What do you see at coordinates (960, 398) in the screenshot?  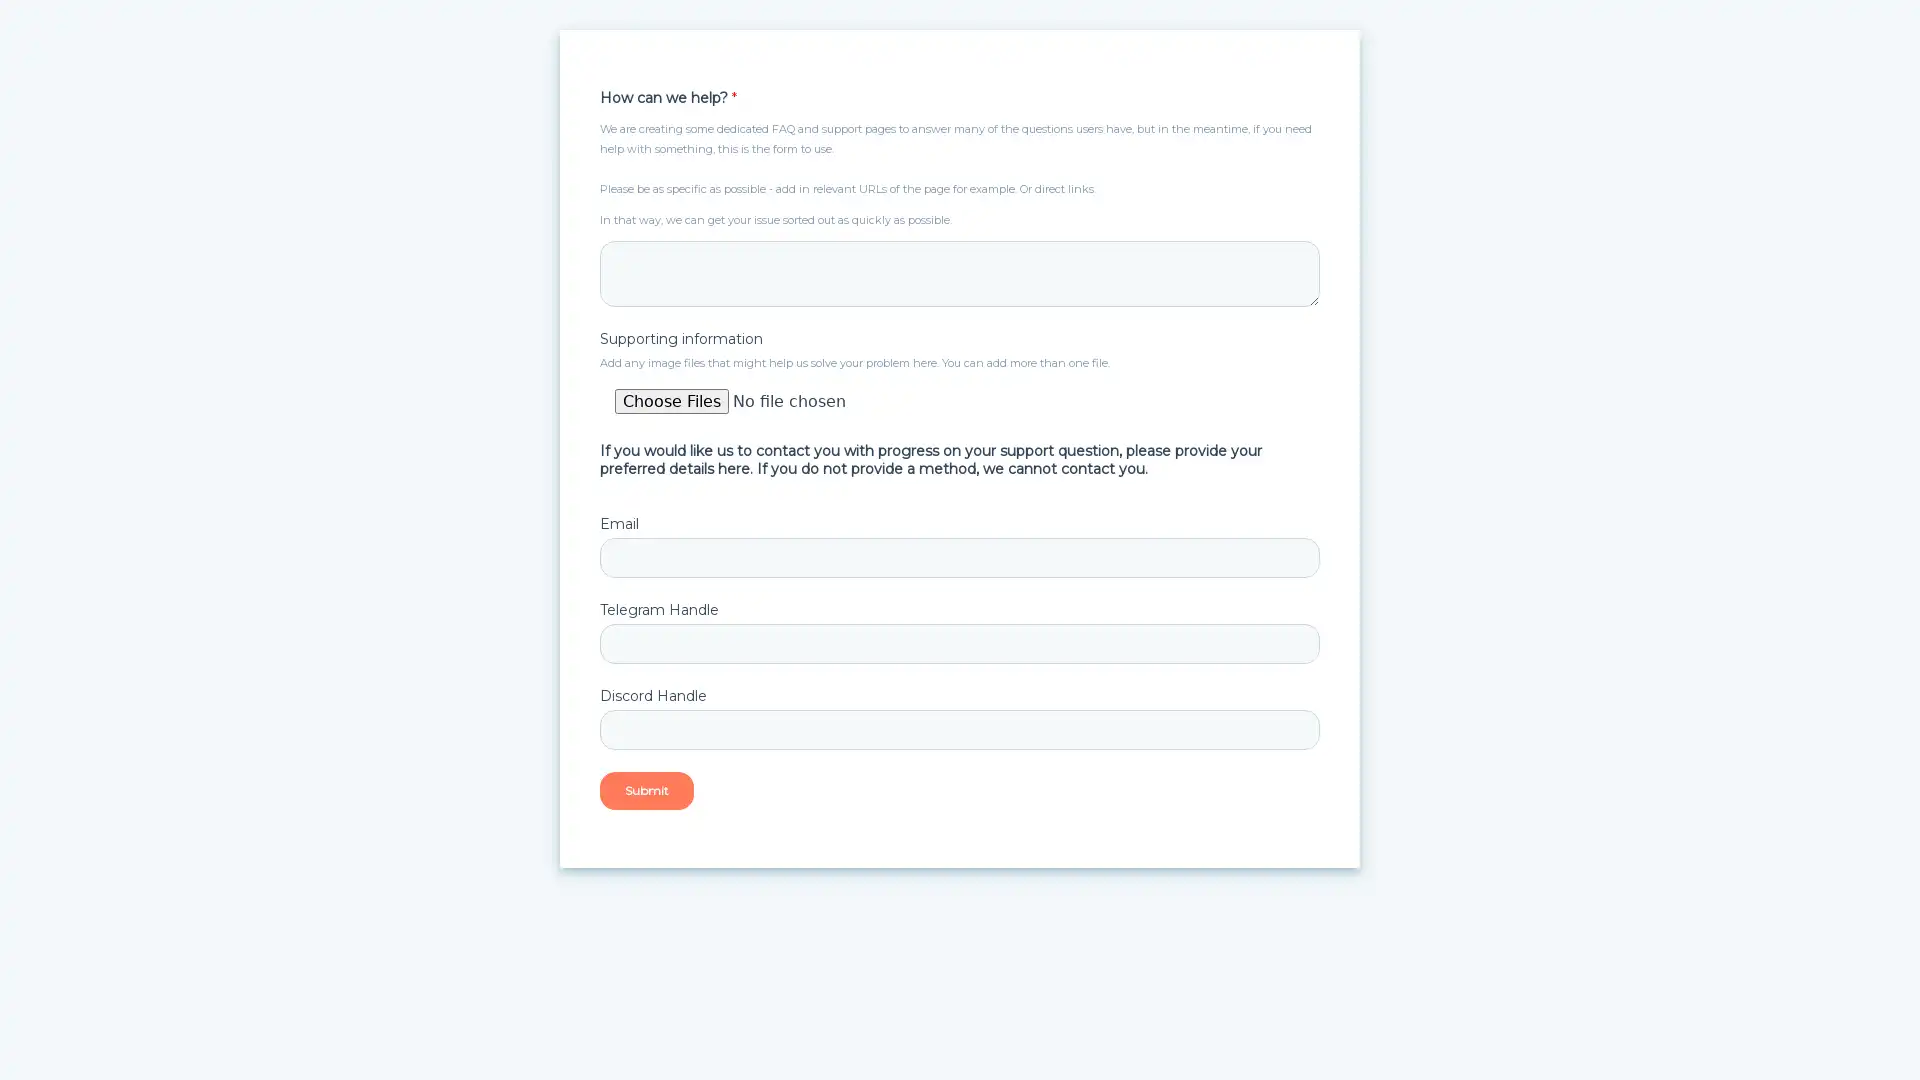 I see `Supporting information` at bounding box center [960, 398].